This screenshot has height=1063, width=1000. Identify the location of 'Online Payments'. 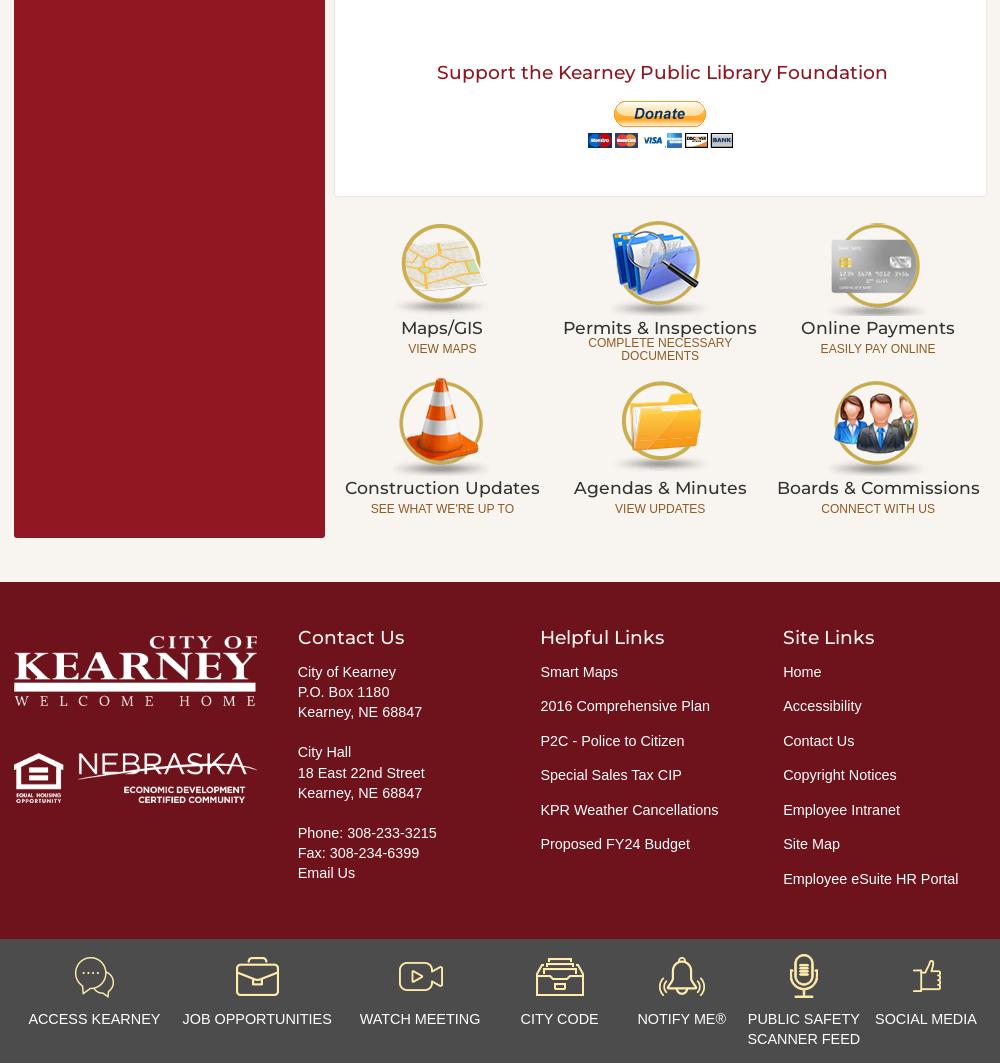
(878, 326).